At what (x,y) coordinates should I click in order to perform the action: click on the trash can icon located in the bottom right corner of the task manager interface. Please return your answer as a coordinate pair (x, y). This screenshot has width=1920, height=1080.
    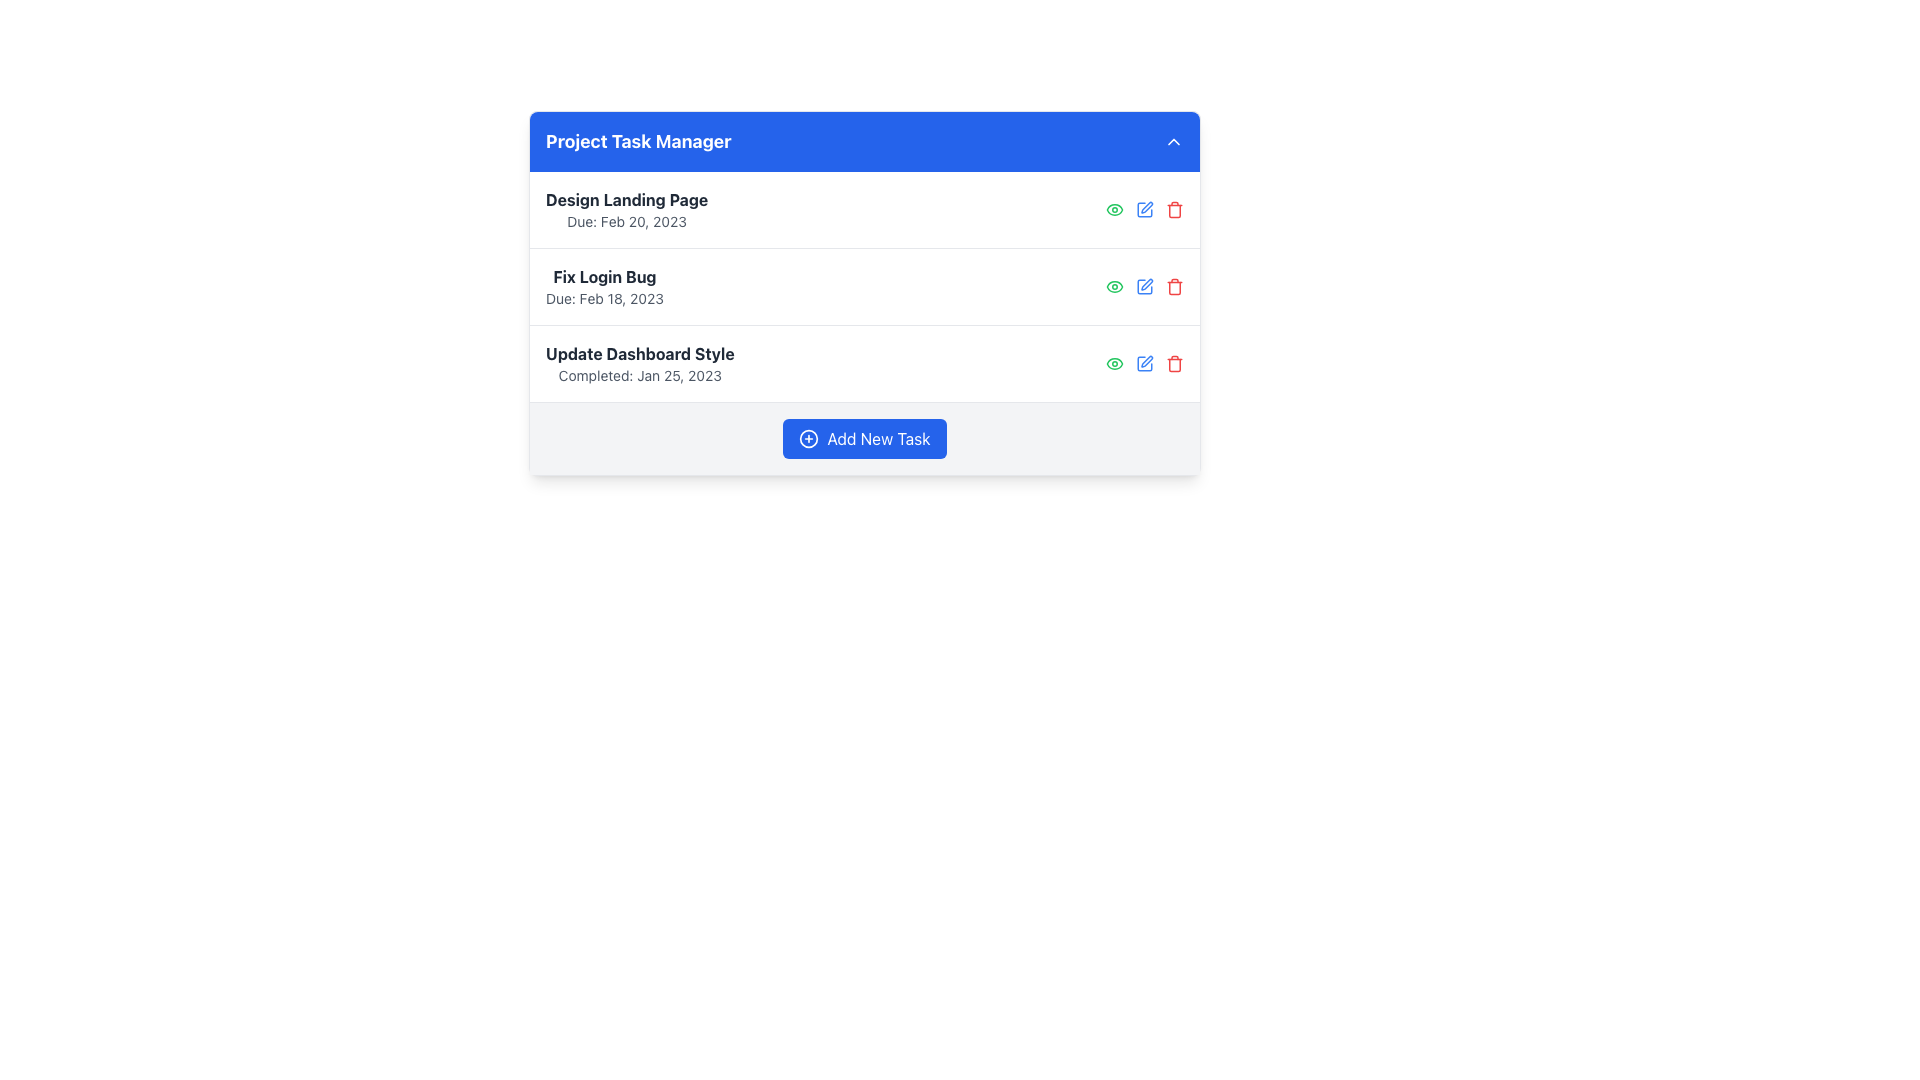
    Looking at the image, I should click on (1175, 363).